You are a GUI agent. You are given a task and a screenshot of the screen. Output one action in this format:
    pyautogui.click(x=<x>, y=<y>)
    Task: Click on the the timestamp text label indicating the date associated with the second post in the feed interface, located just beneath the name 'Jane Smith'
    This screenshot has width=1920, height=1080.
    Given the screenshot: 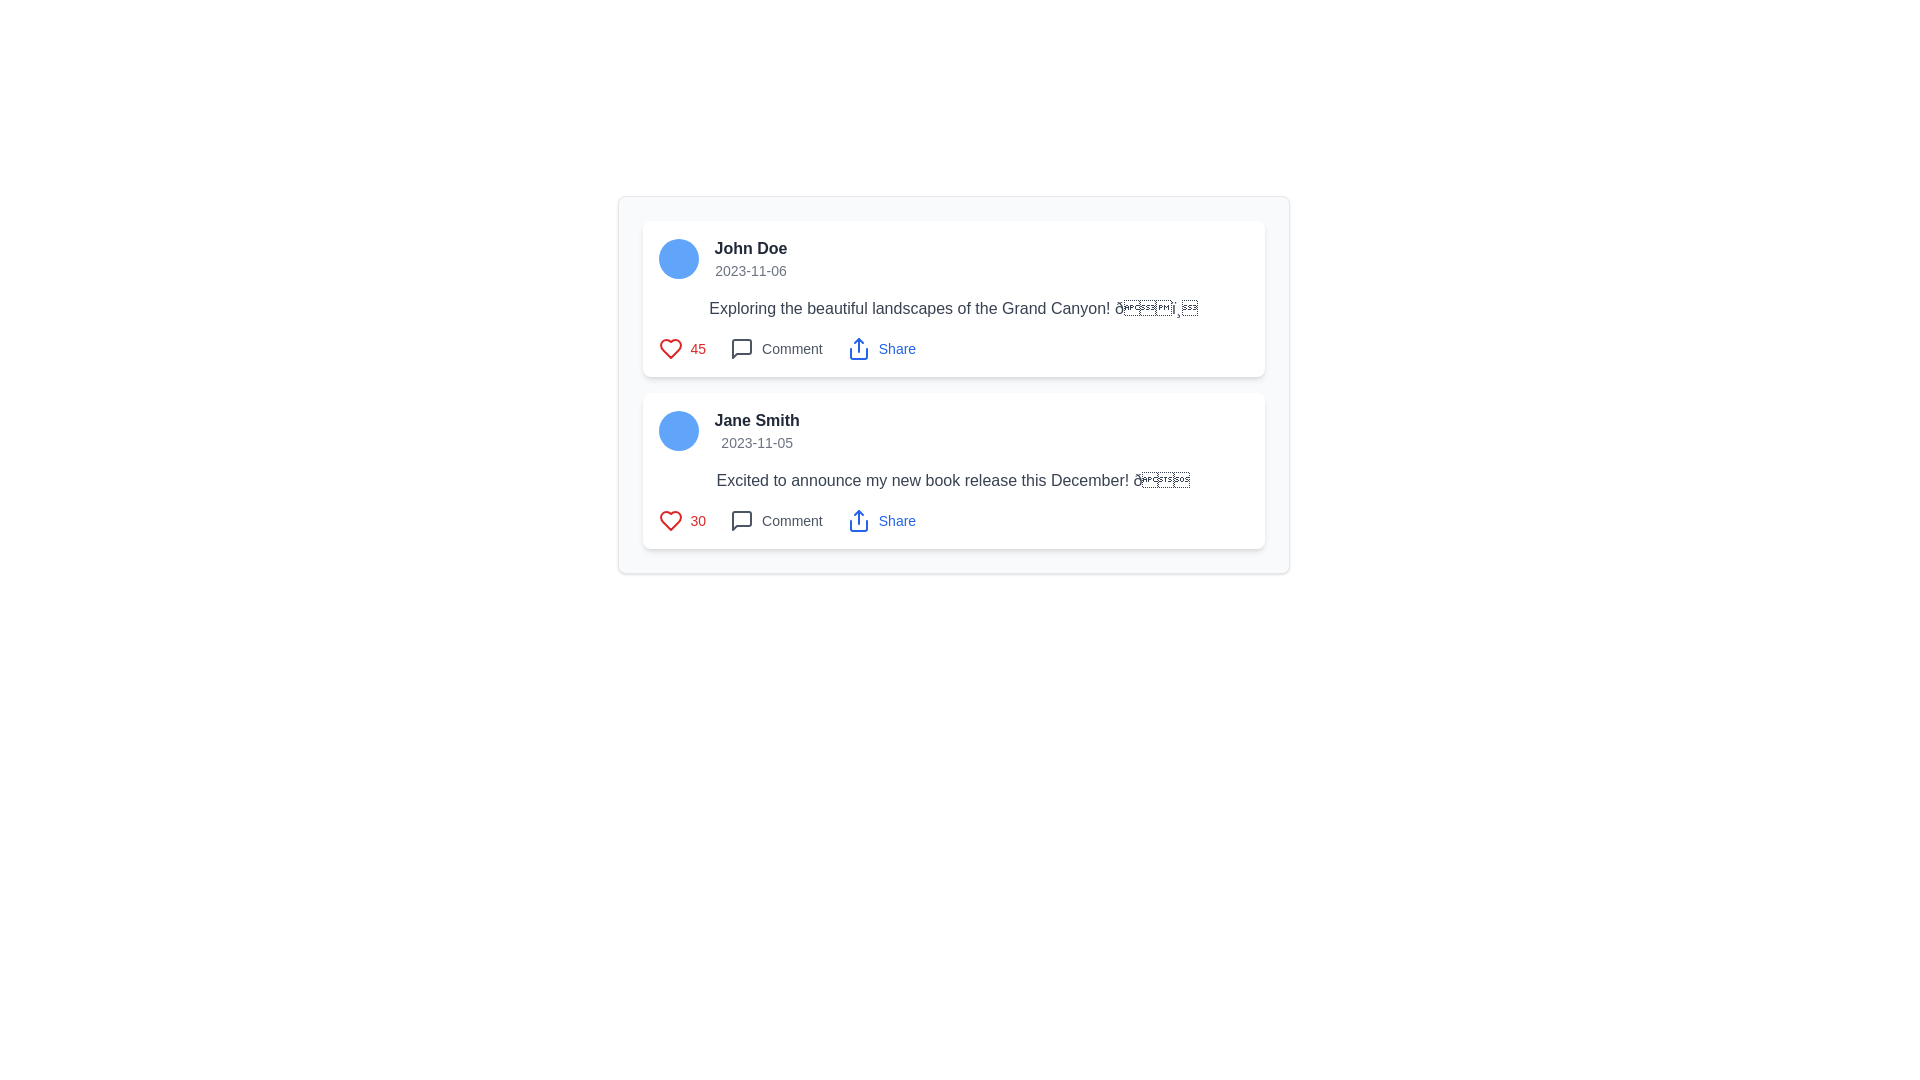 What is the action you would take?
    pyautogui.click(x=756, y=442)
    